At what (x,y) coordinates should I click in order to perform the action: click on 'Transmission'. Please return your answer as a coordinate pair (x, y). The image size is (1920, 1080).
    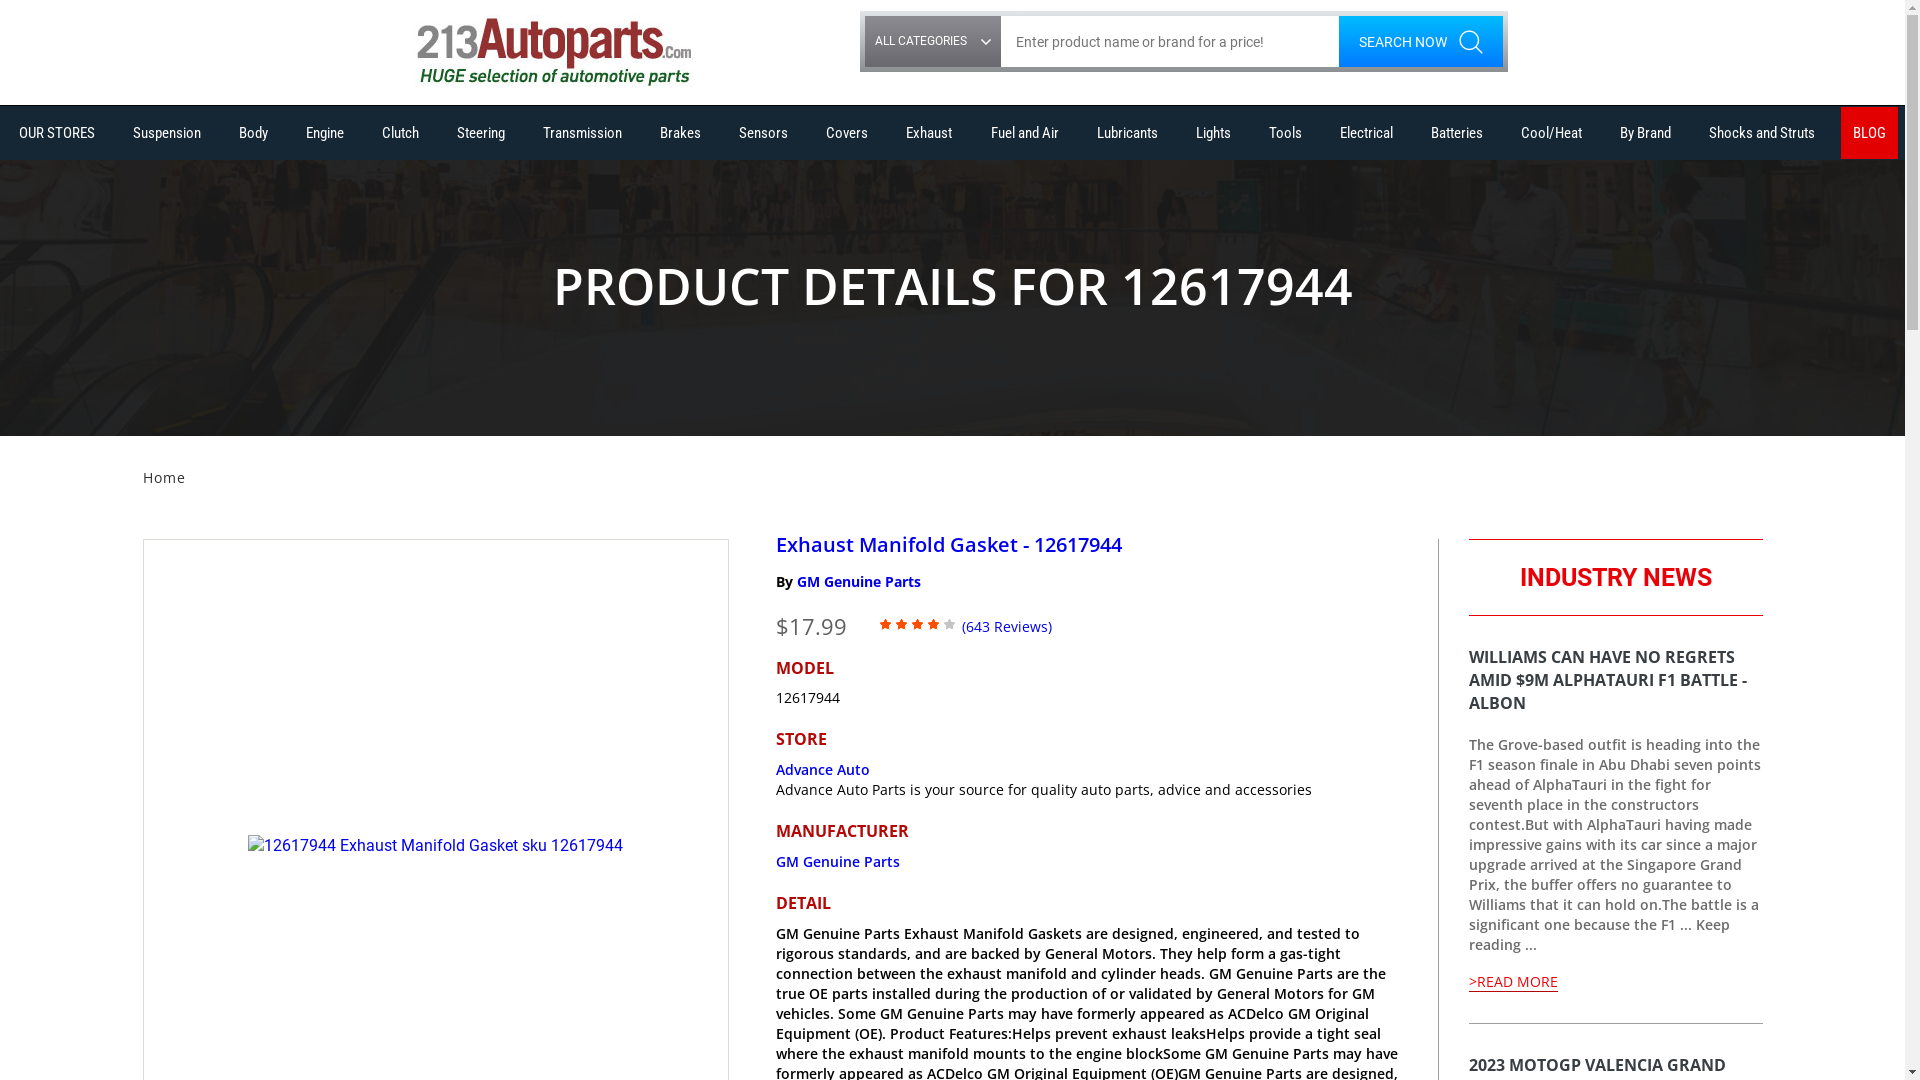
    Looking at the image, I should click on (581, 132).